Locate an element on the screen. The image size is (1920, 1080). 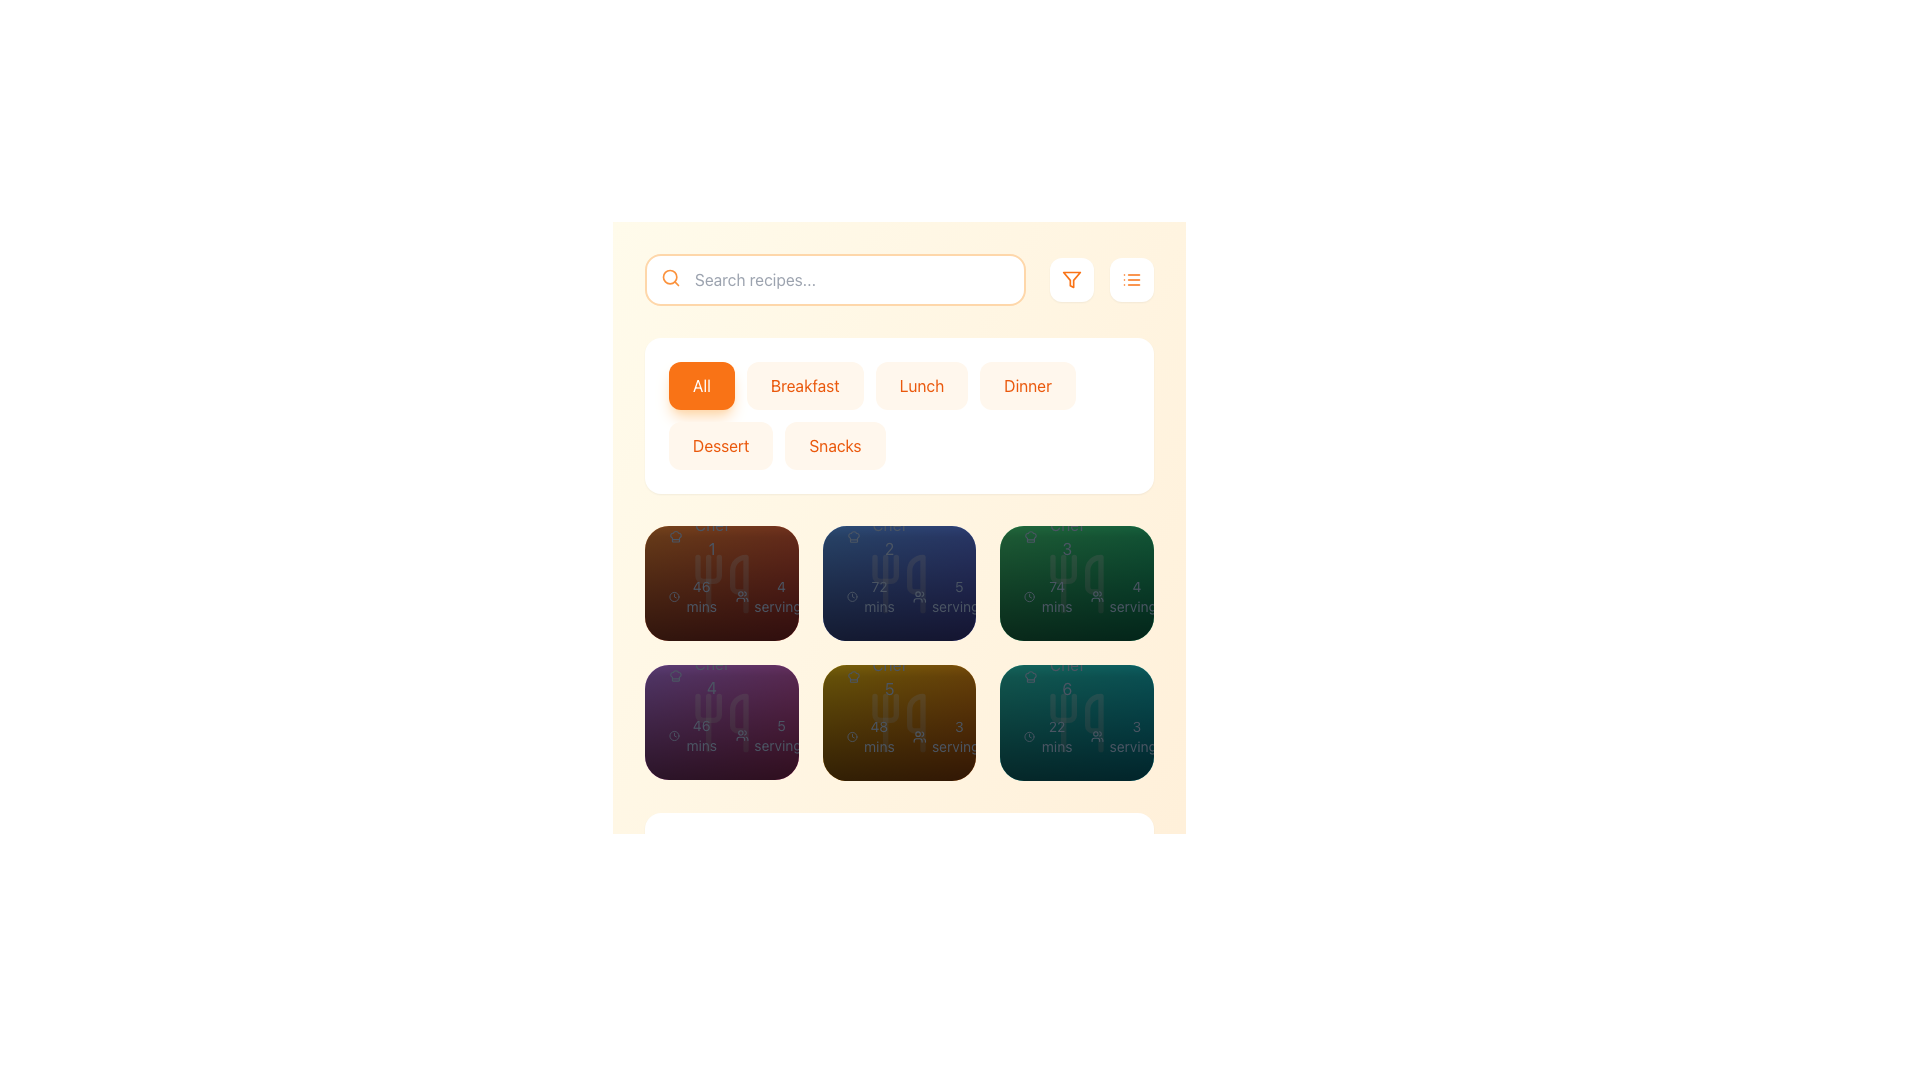
the circular button with a rose-red background and a heart-shaped icon outlined in white, located in the top-left corner of the second section of stacked cards, specifically the first card in the grid layout is located at coordinates (661, 583).